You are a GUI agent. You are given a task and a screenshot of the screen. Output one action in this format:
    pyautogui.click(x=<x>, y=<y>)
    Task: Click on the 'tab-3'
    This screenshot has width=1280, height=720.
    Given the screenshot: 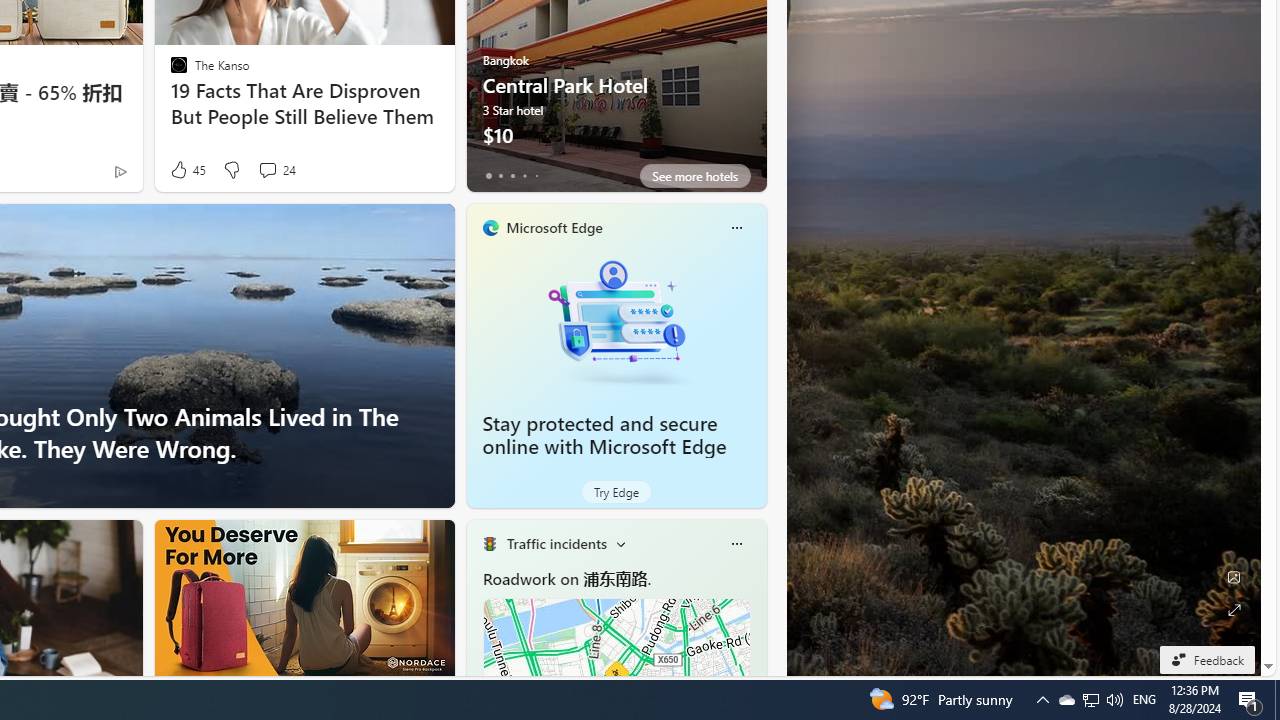 What is the action you would take?
    pyautogui.click(x=524, y=175)
    